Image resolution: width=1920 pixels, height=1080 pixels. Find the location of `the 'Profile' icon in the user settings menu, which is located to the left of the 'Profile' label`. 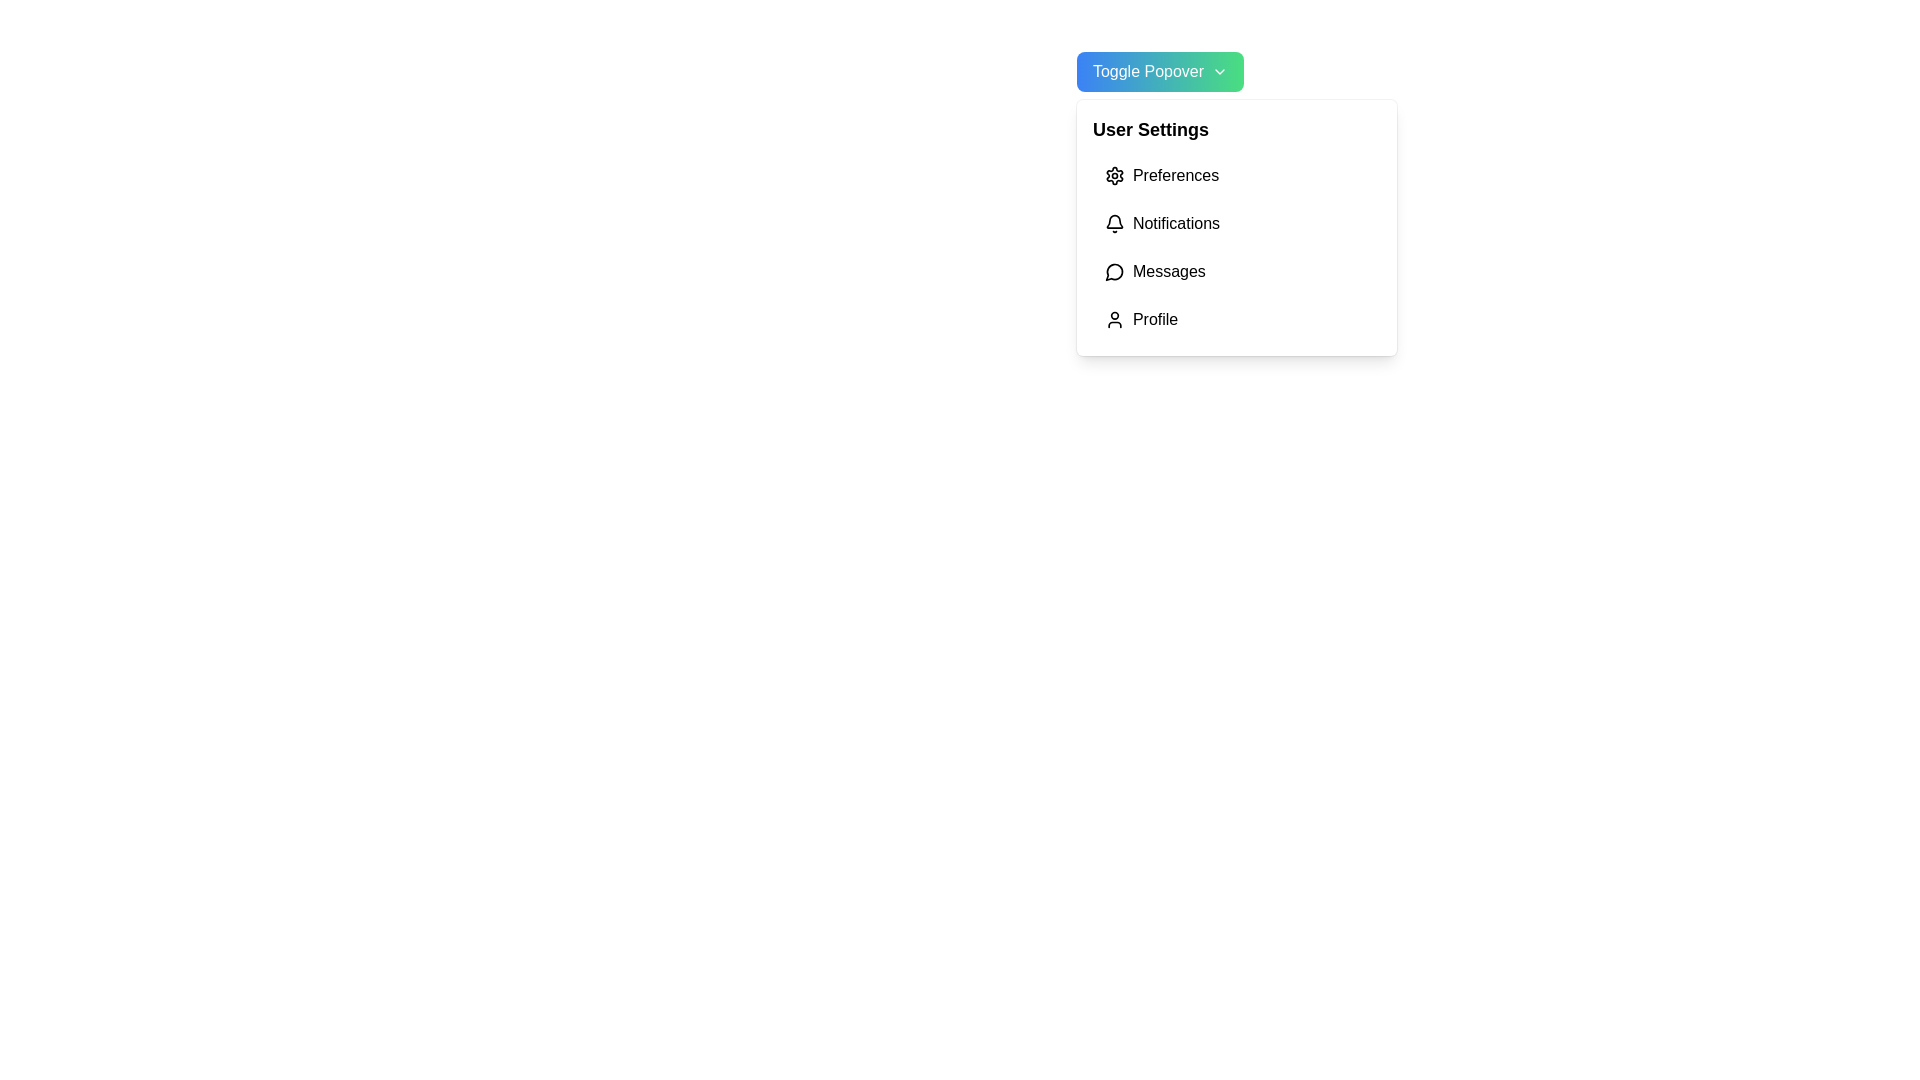

the 'Profile' icon in the user settings menu, which is located to the left of the 'Profile' label is located at coordinates (1113, 319).